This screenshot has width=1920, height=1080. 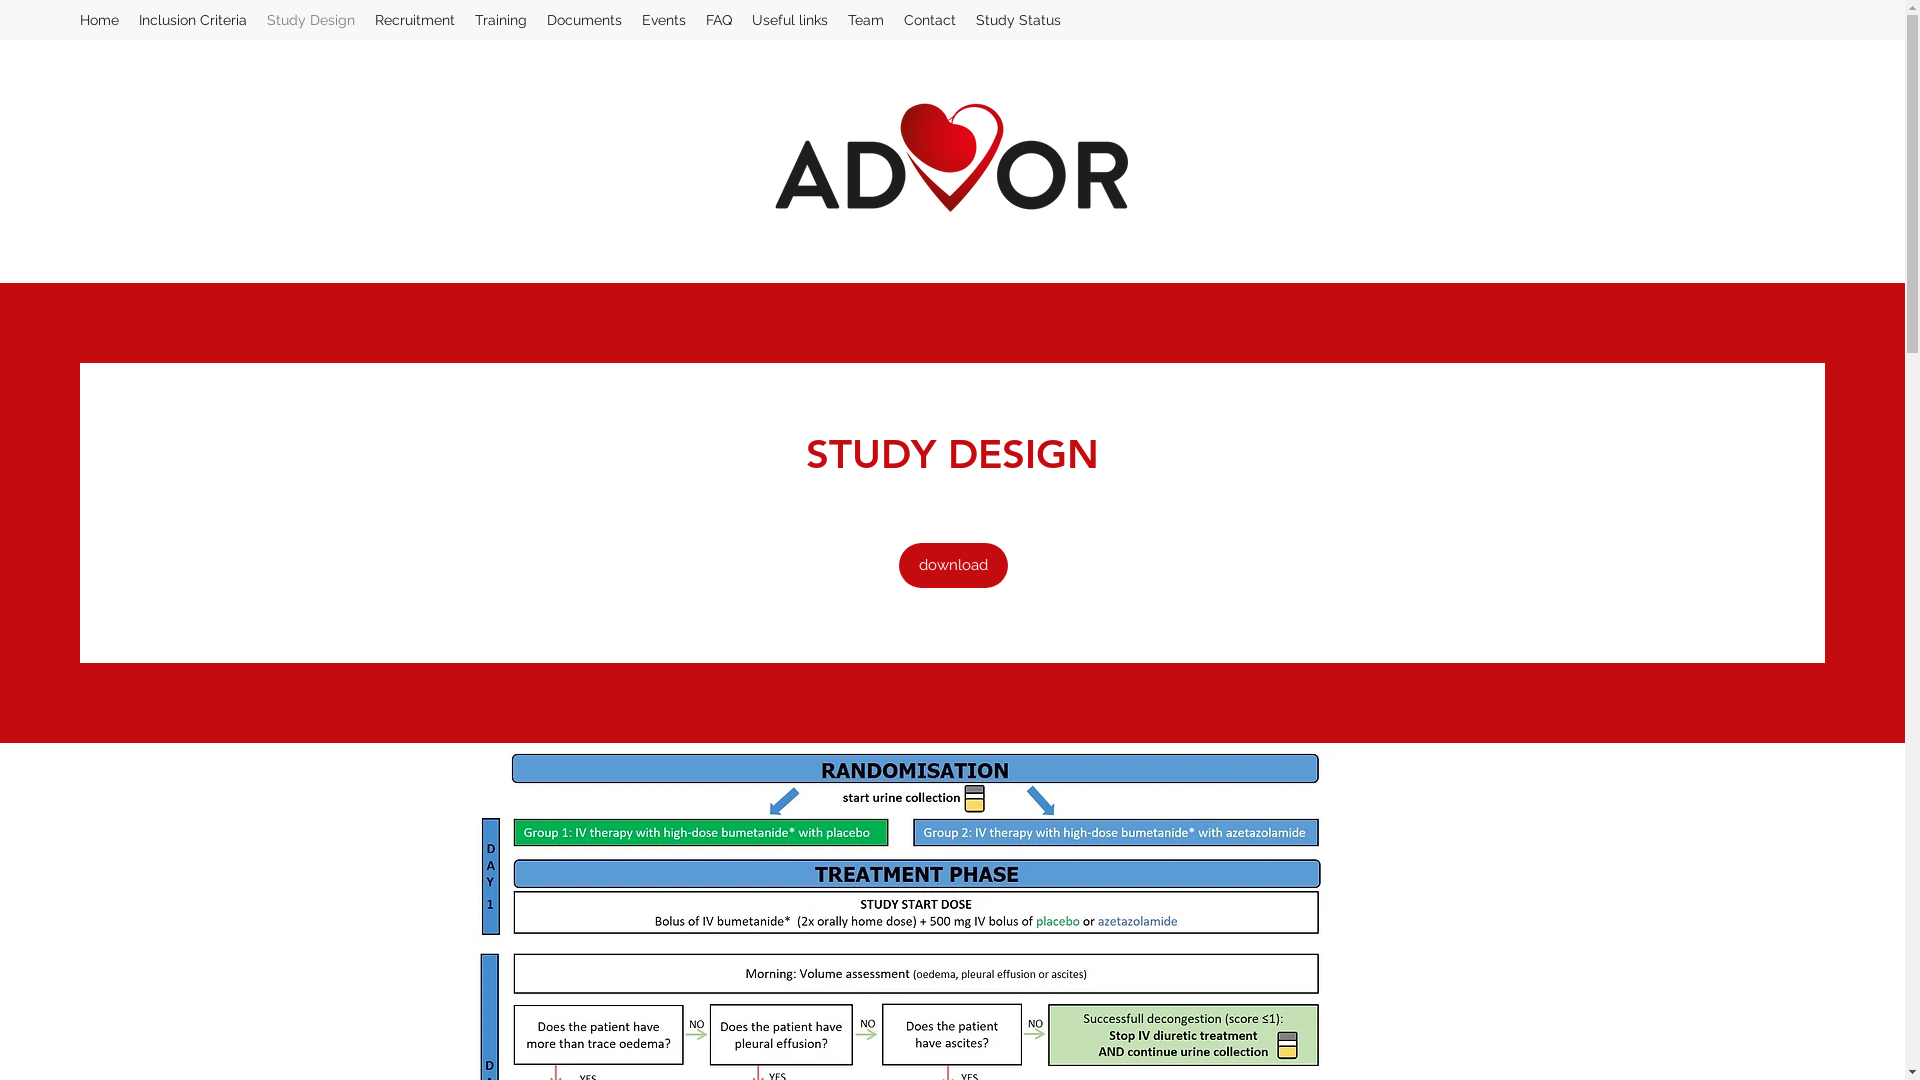 What do you see at coordinates (192, 19) in the screenshot?
I see `'Inclusion Criteria'` at bounding box center [192, 19].